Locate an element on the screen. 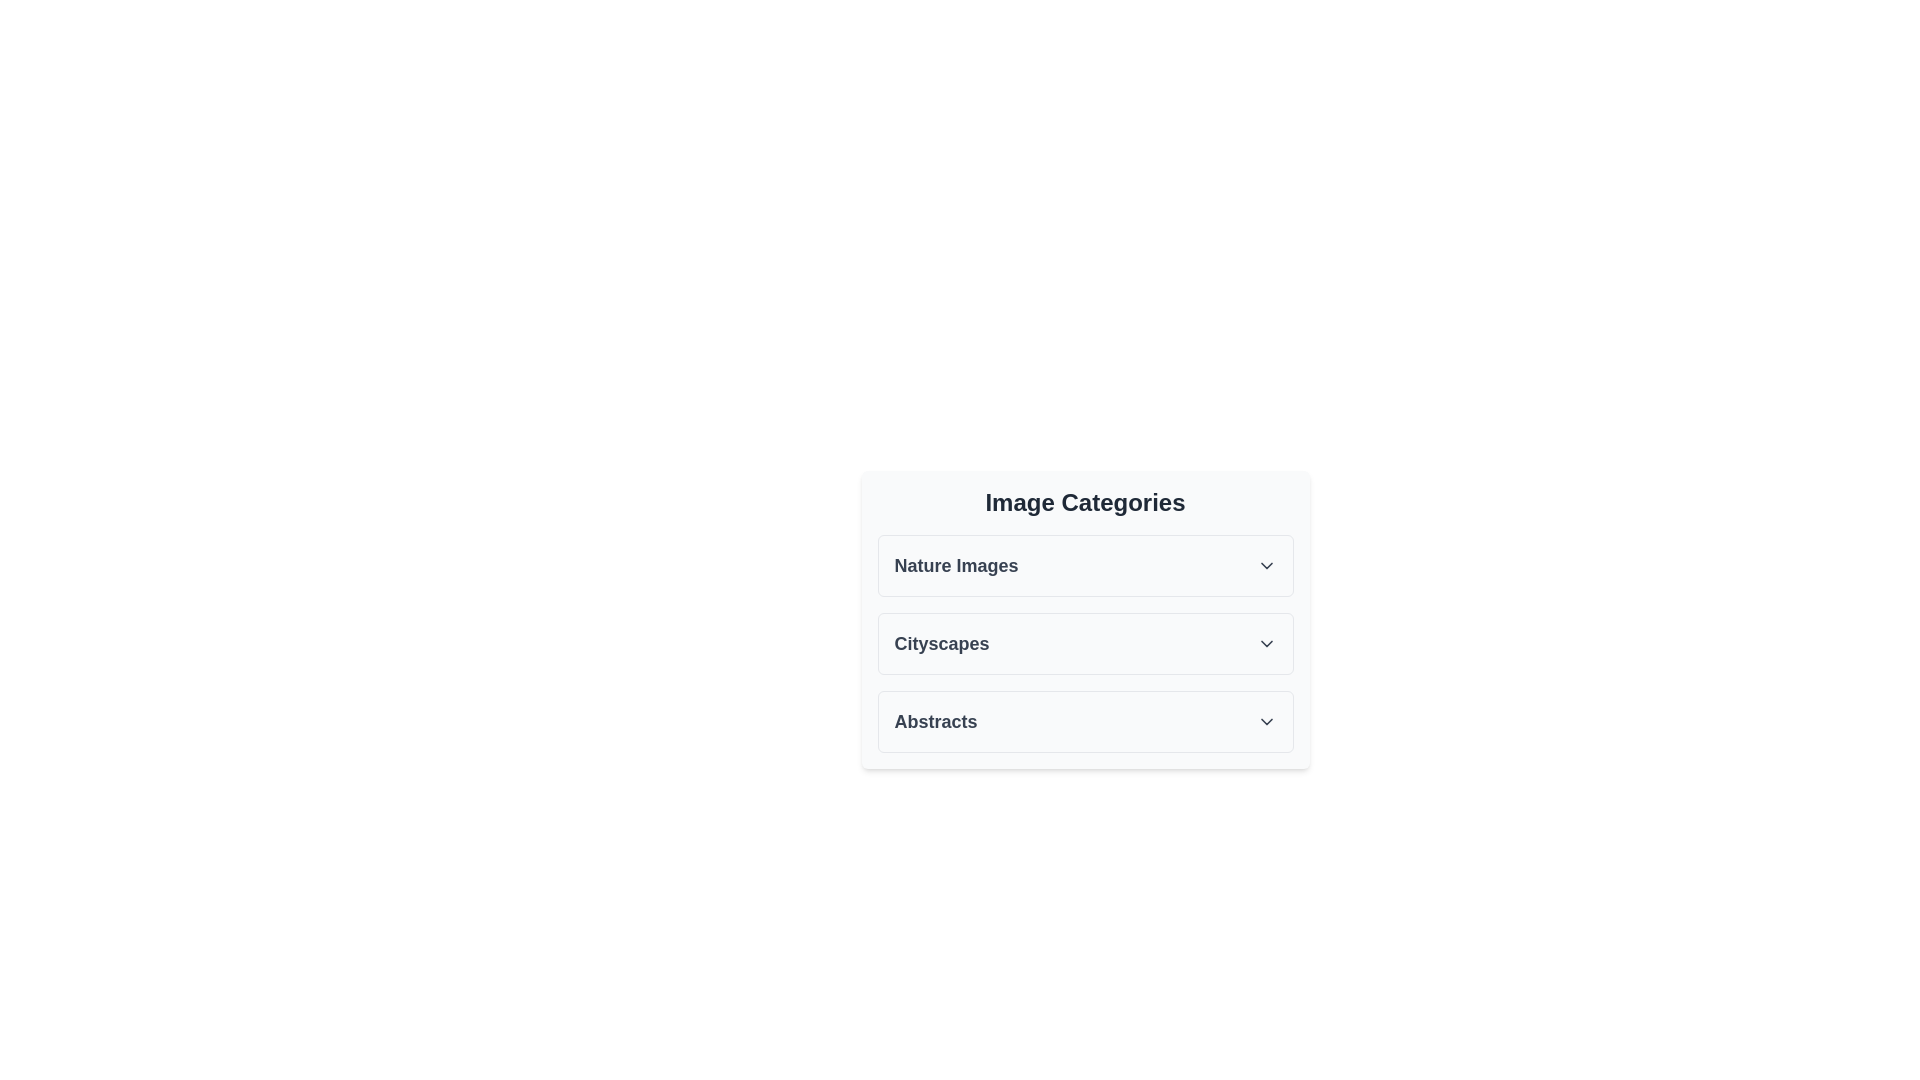 The image size is (1920, 1080). the toggle icon for the Abstracts section to expand or collapse it is located at coordinates (1265, 721).